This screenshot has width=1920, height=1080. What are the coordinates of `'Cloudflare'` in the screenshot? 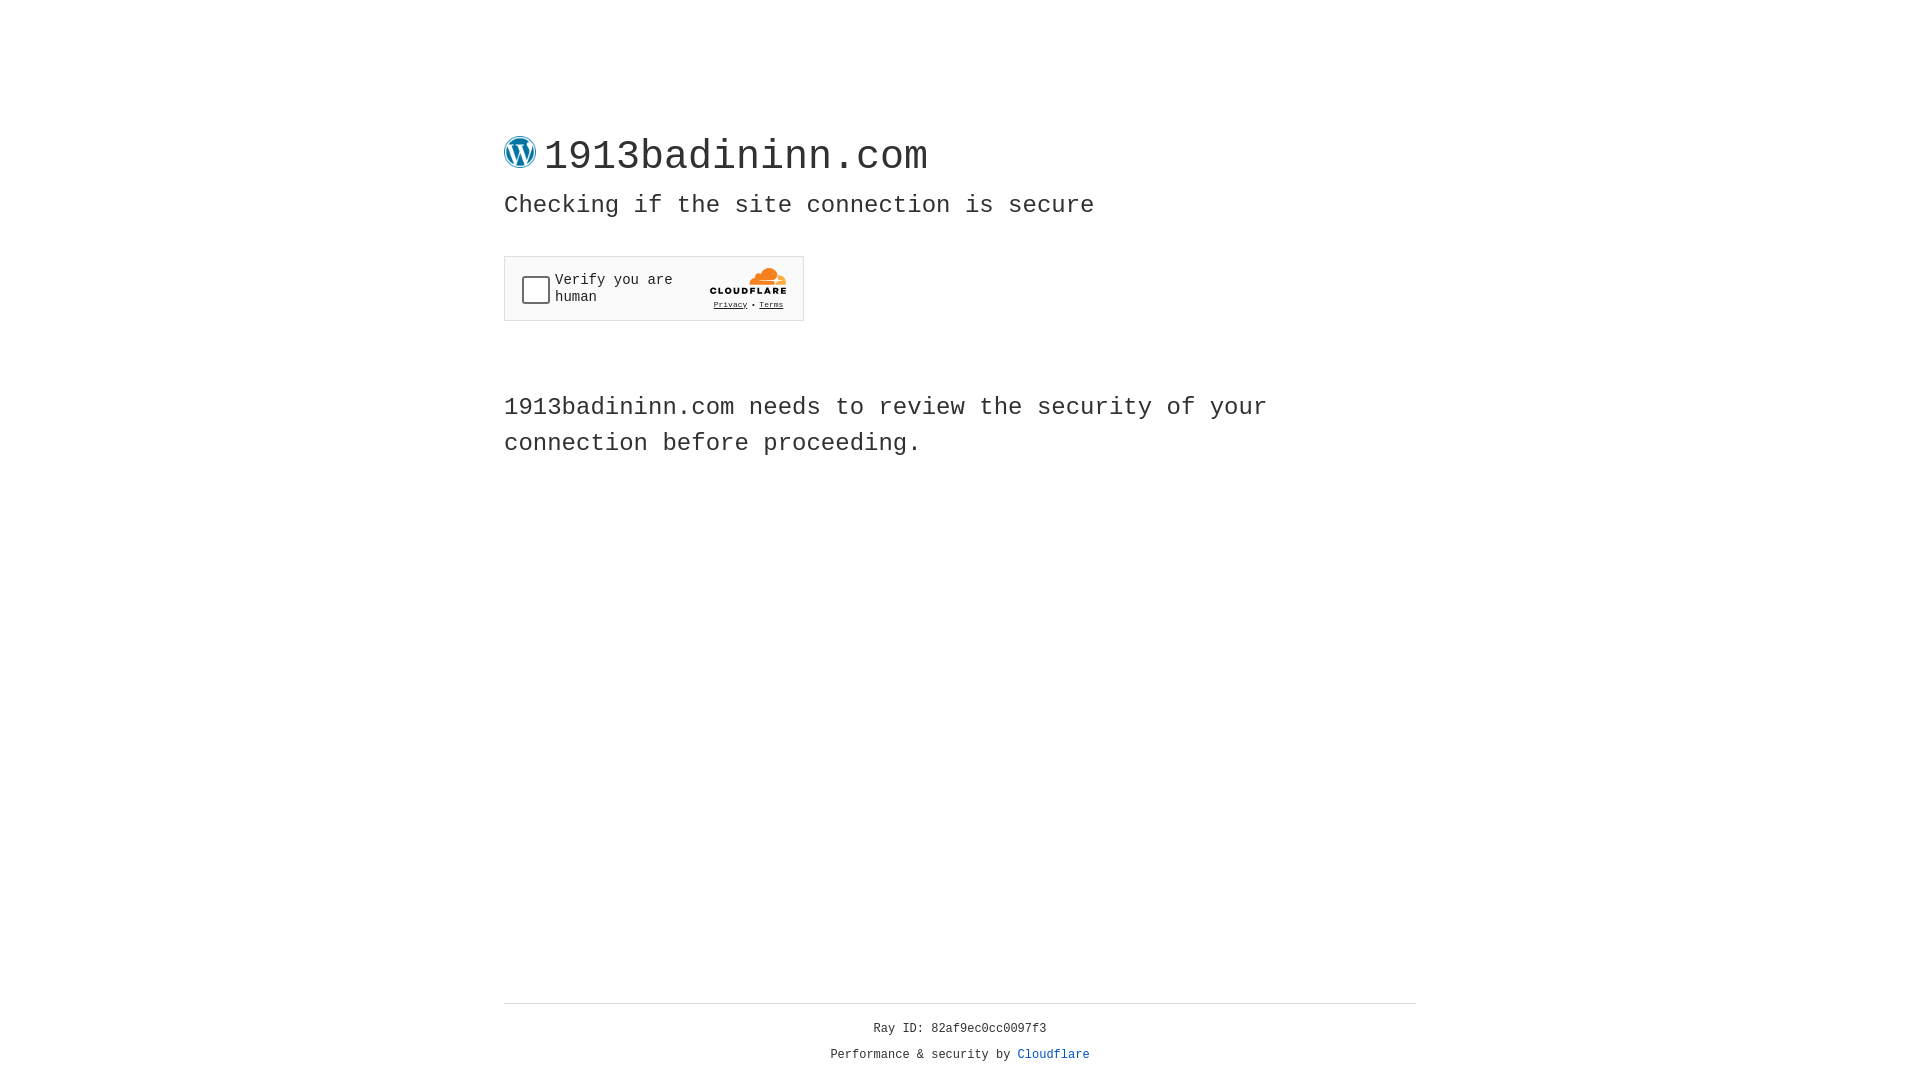 It's located at (1053, 1054).